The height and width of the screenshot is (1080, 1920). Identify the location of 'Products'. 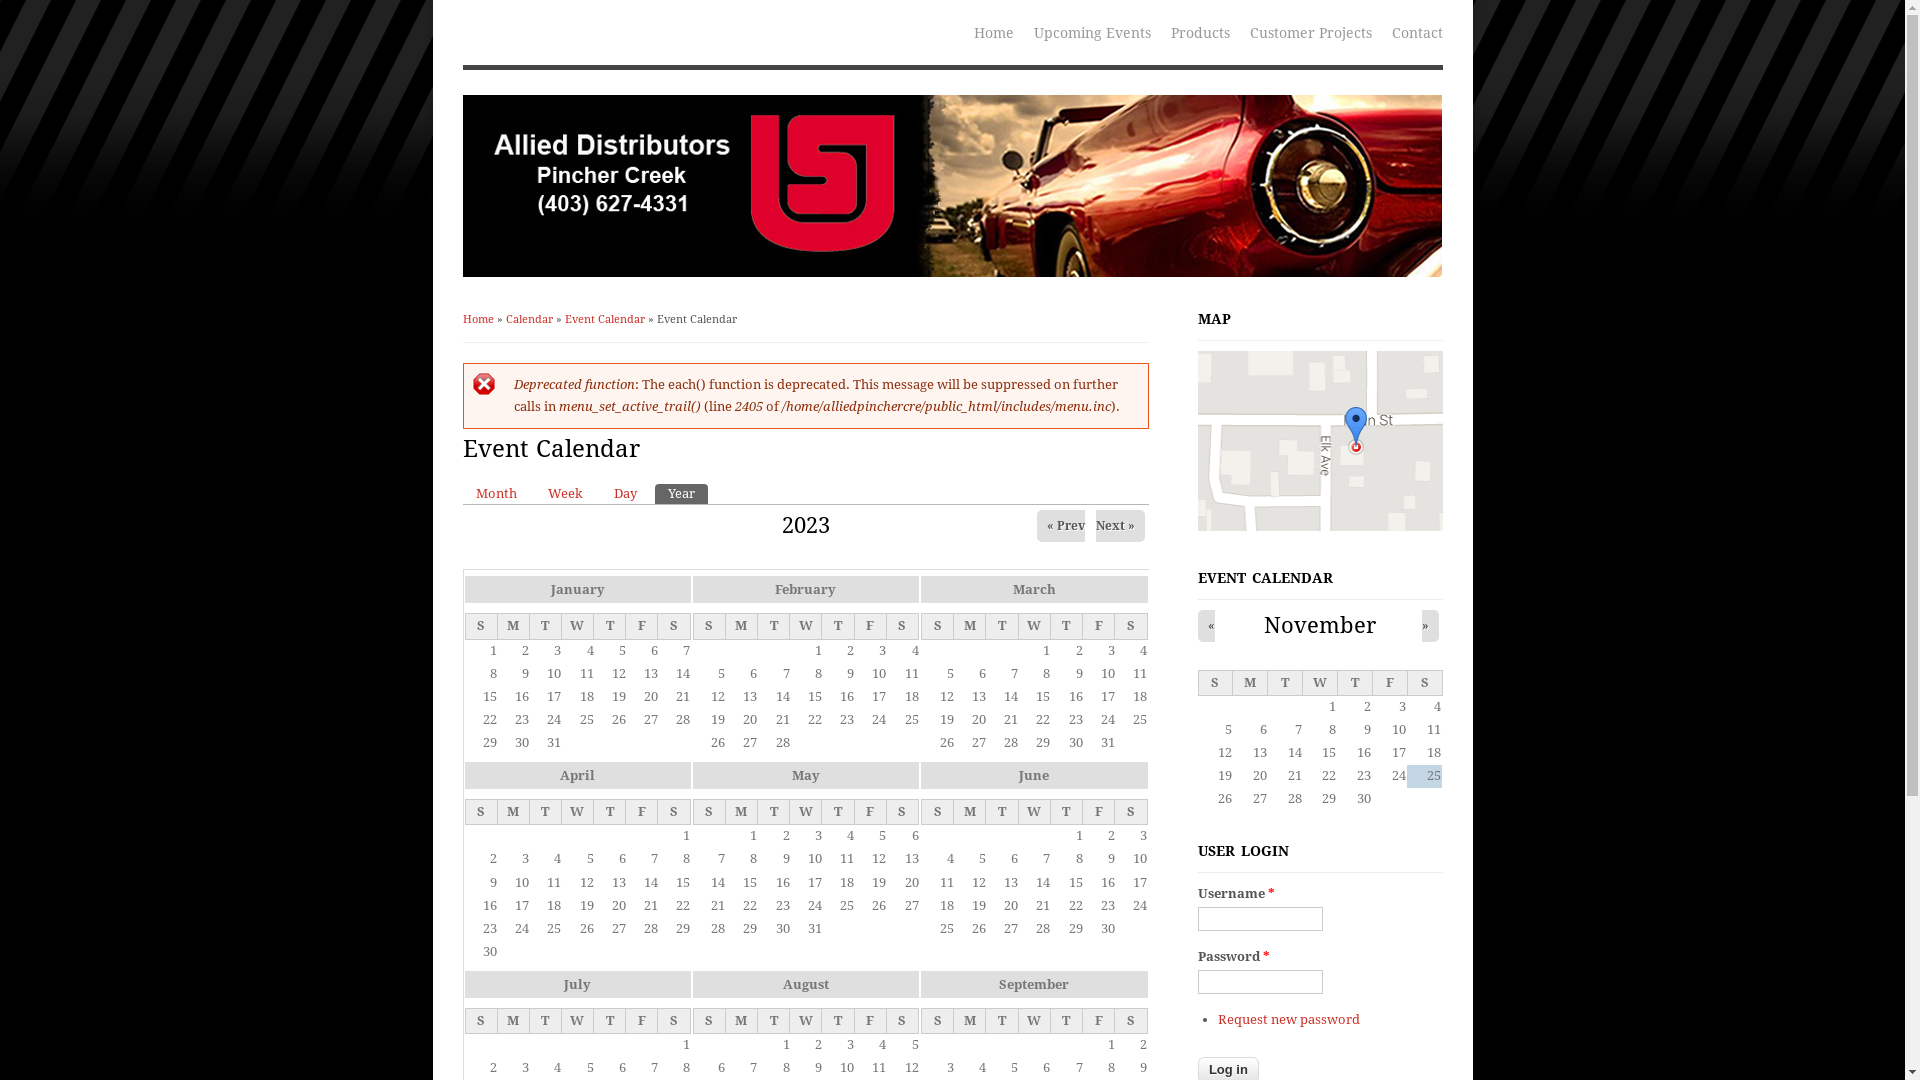
(1199, 31).